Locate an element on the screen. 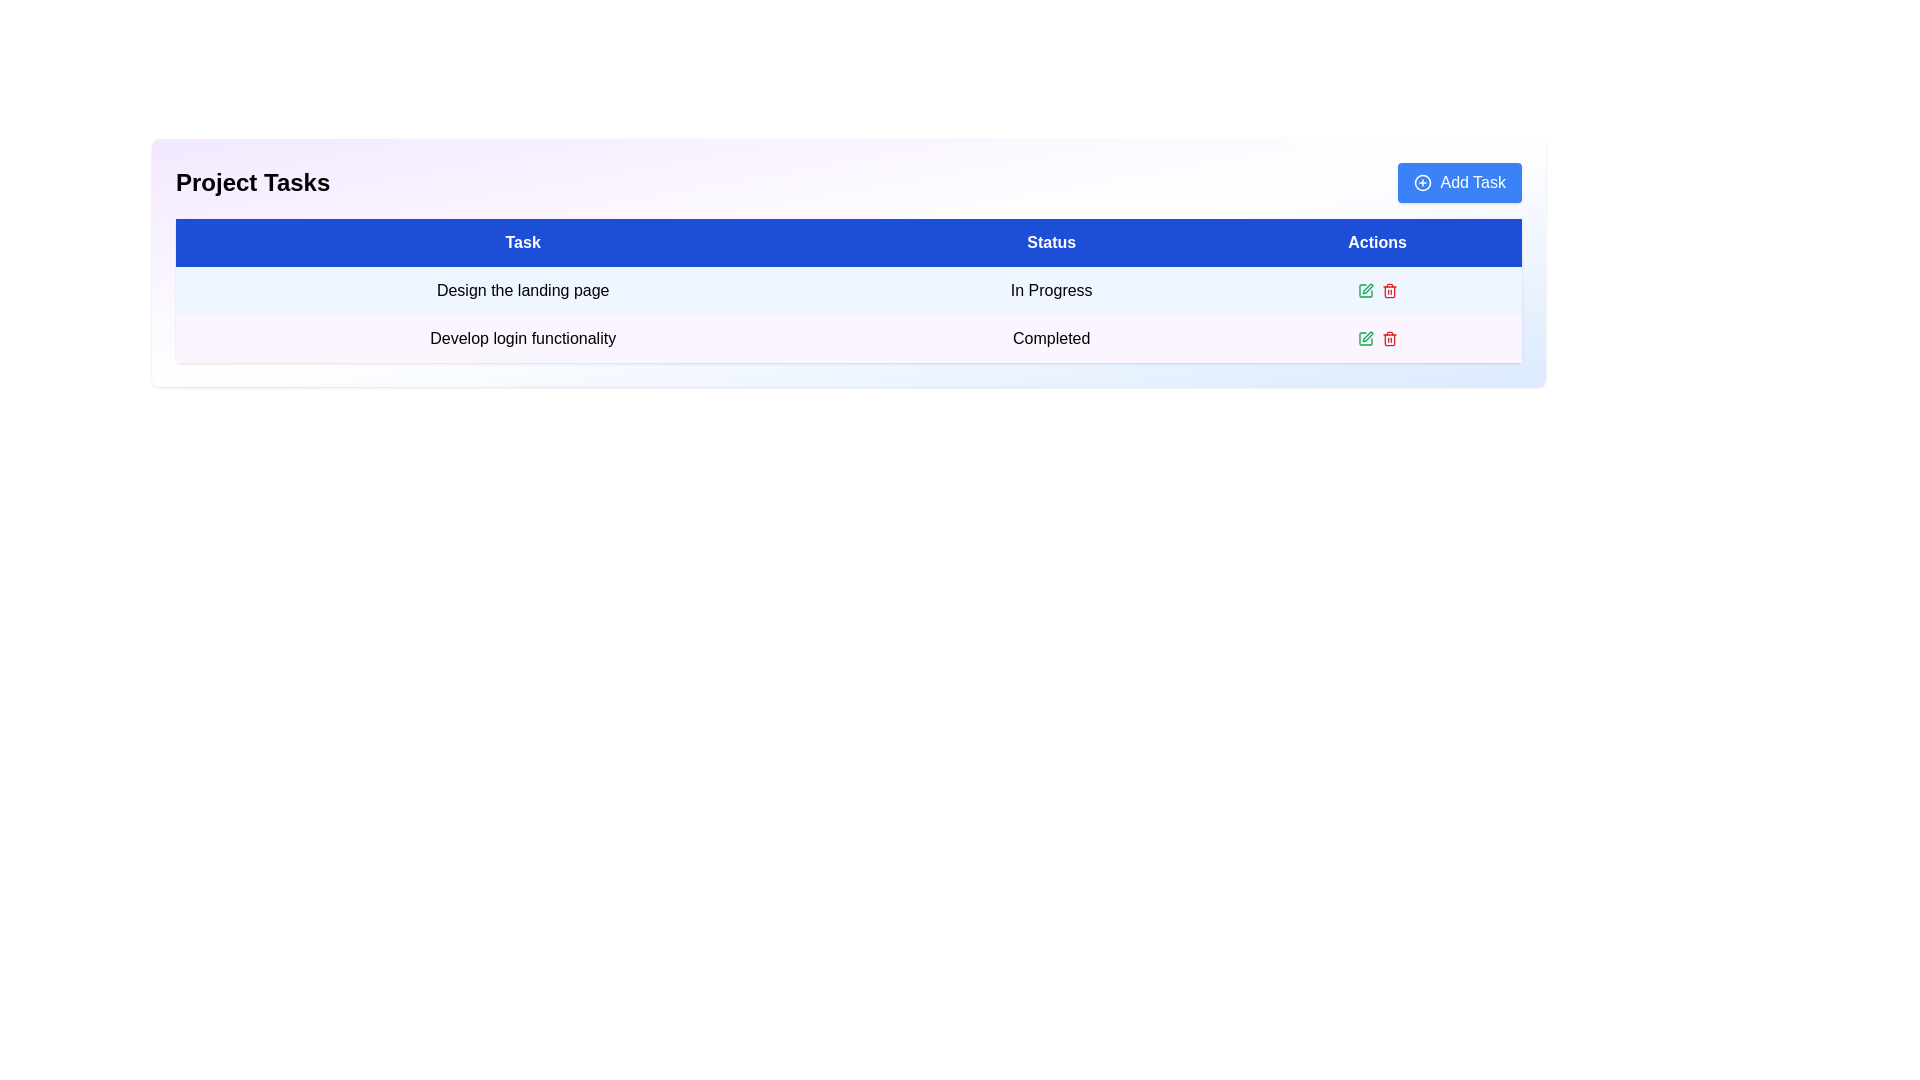  the text label displaying 'Design the landing page', which is the first cell in the first row under the 'Task' column of the 'Project Tasks' table is located at coordinates (523, 290).